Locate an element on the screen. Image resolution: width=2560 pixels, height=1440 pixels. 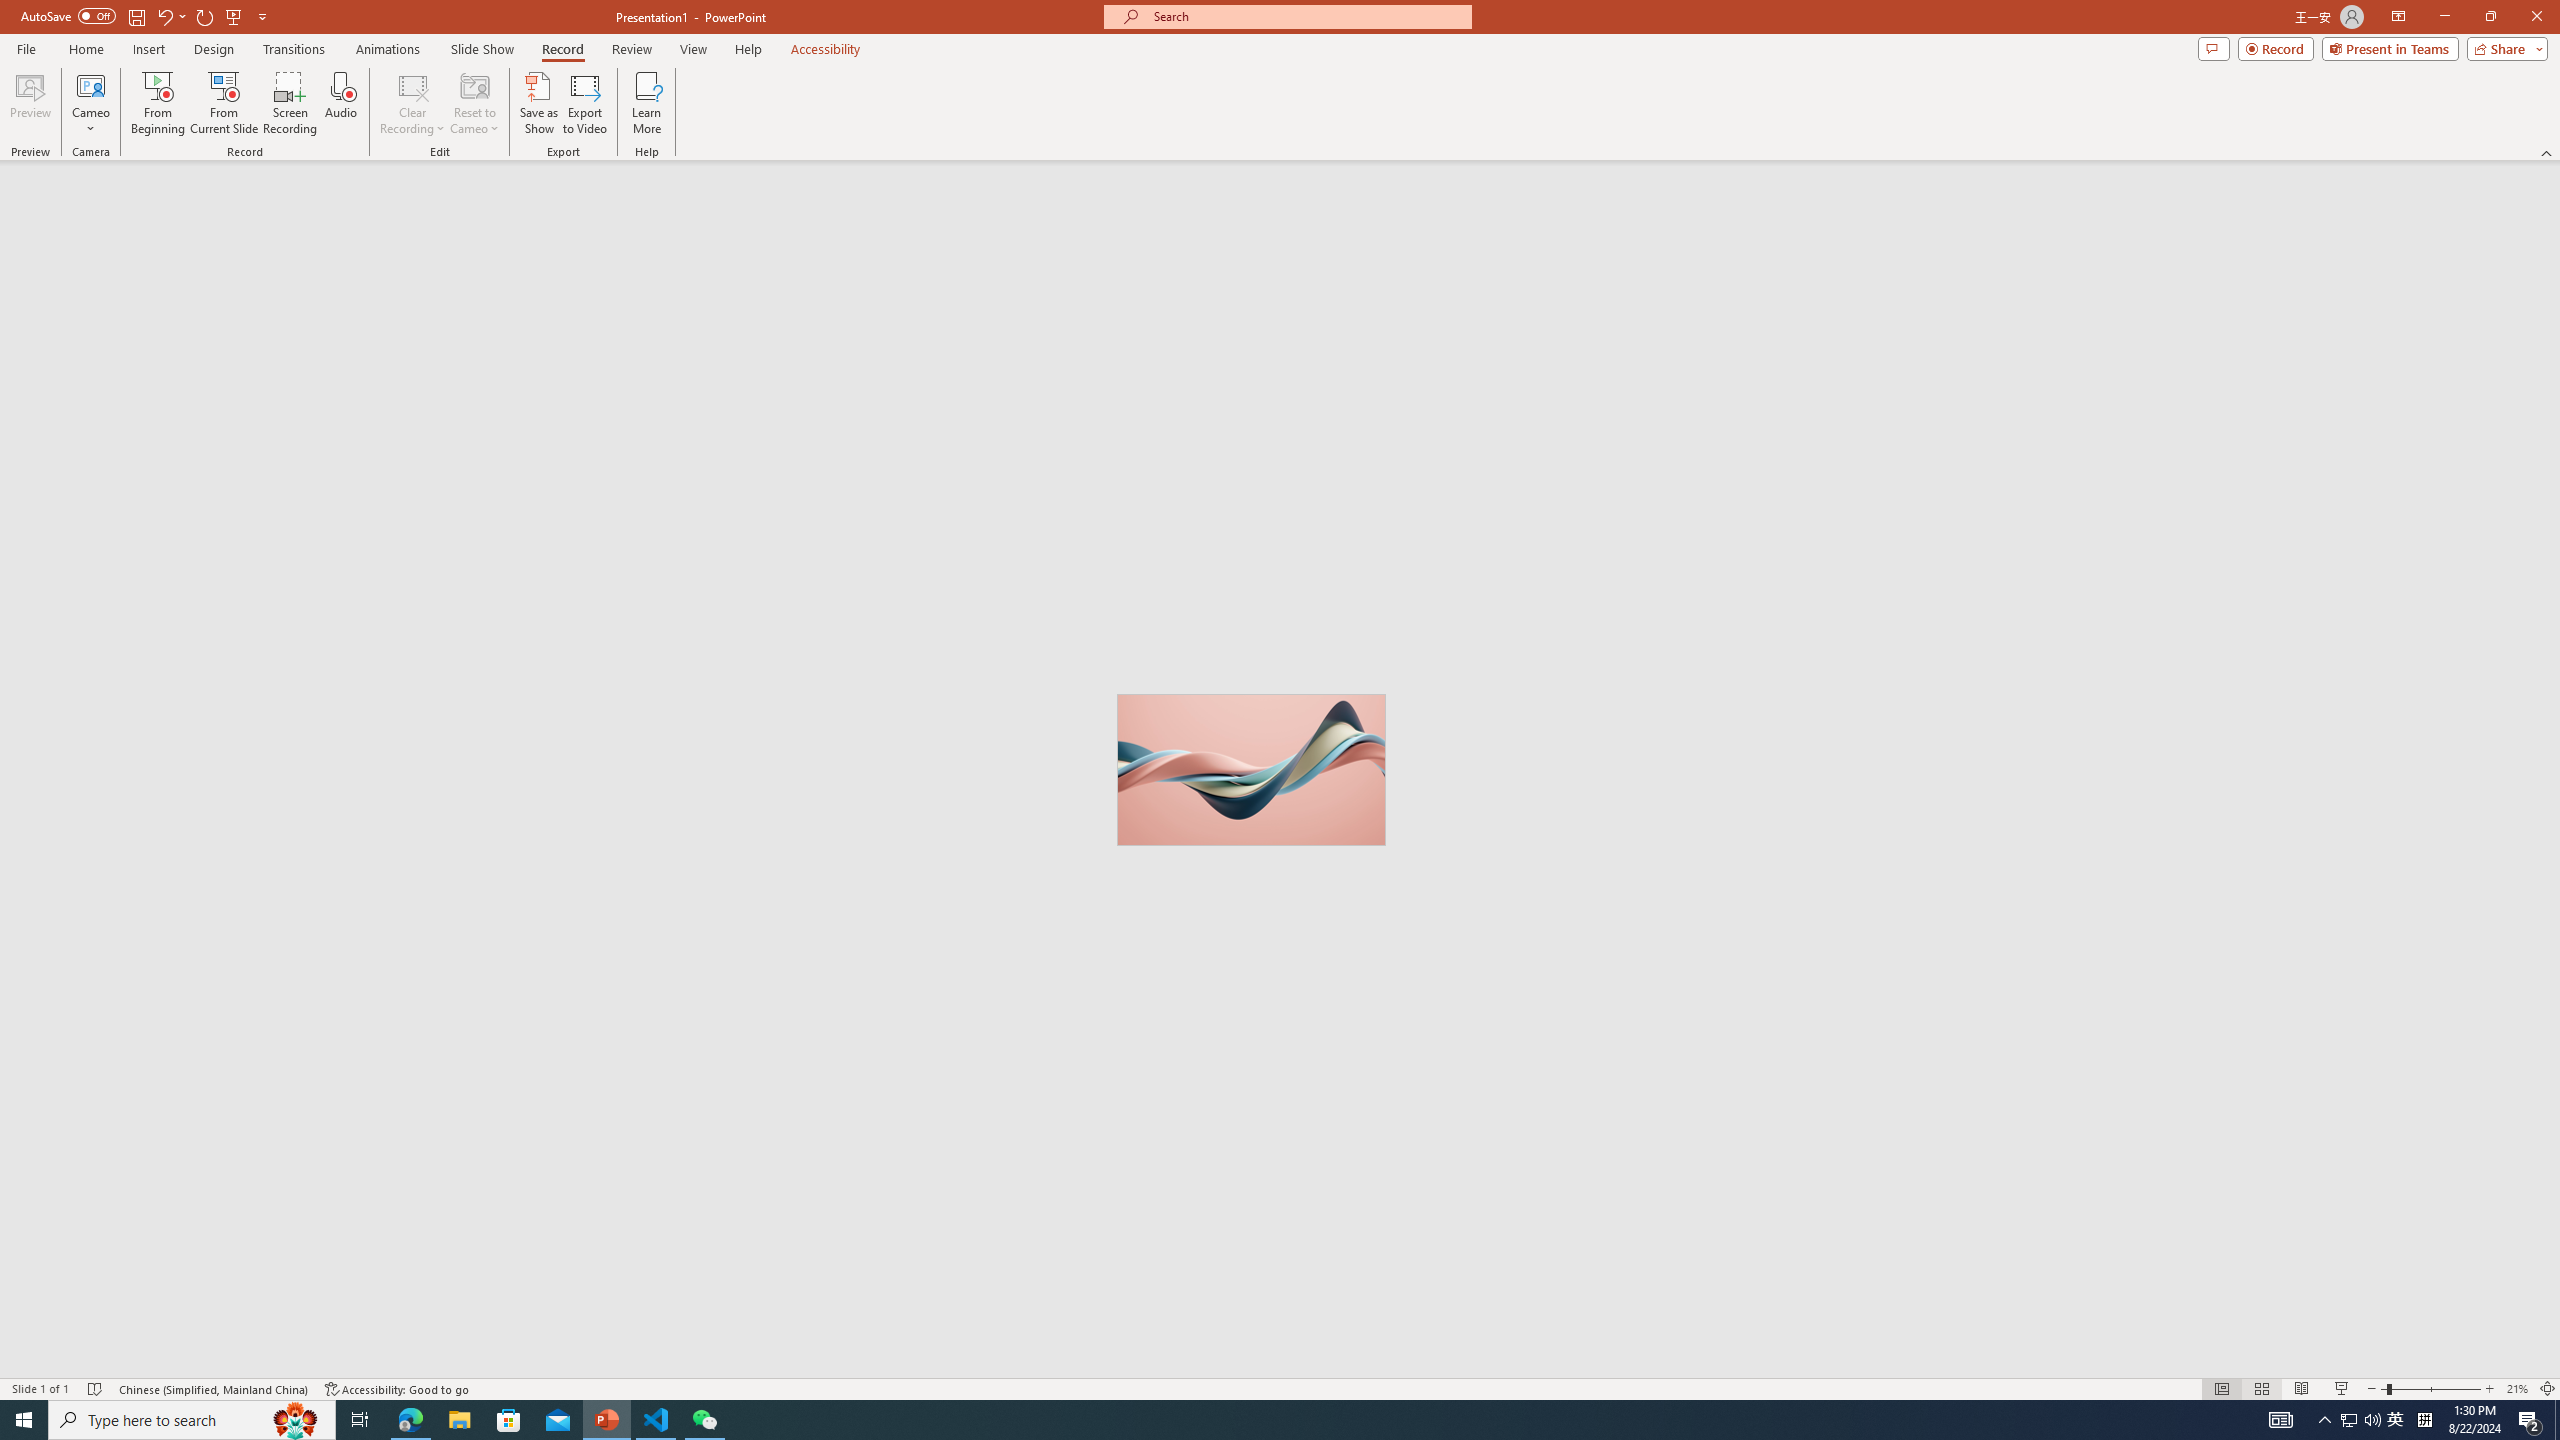
'Clear Recording' is located at coordinates (412, 103).